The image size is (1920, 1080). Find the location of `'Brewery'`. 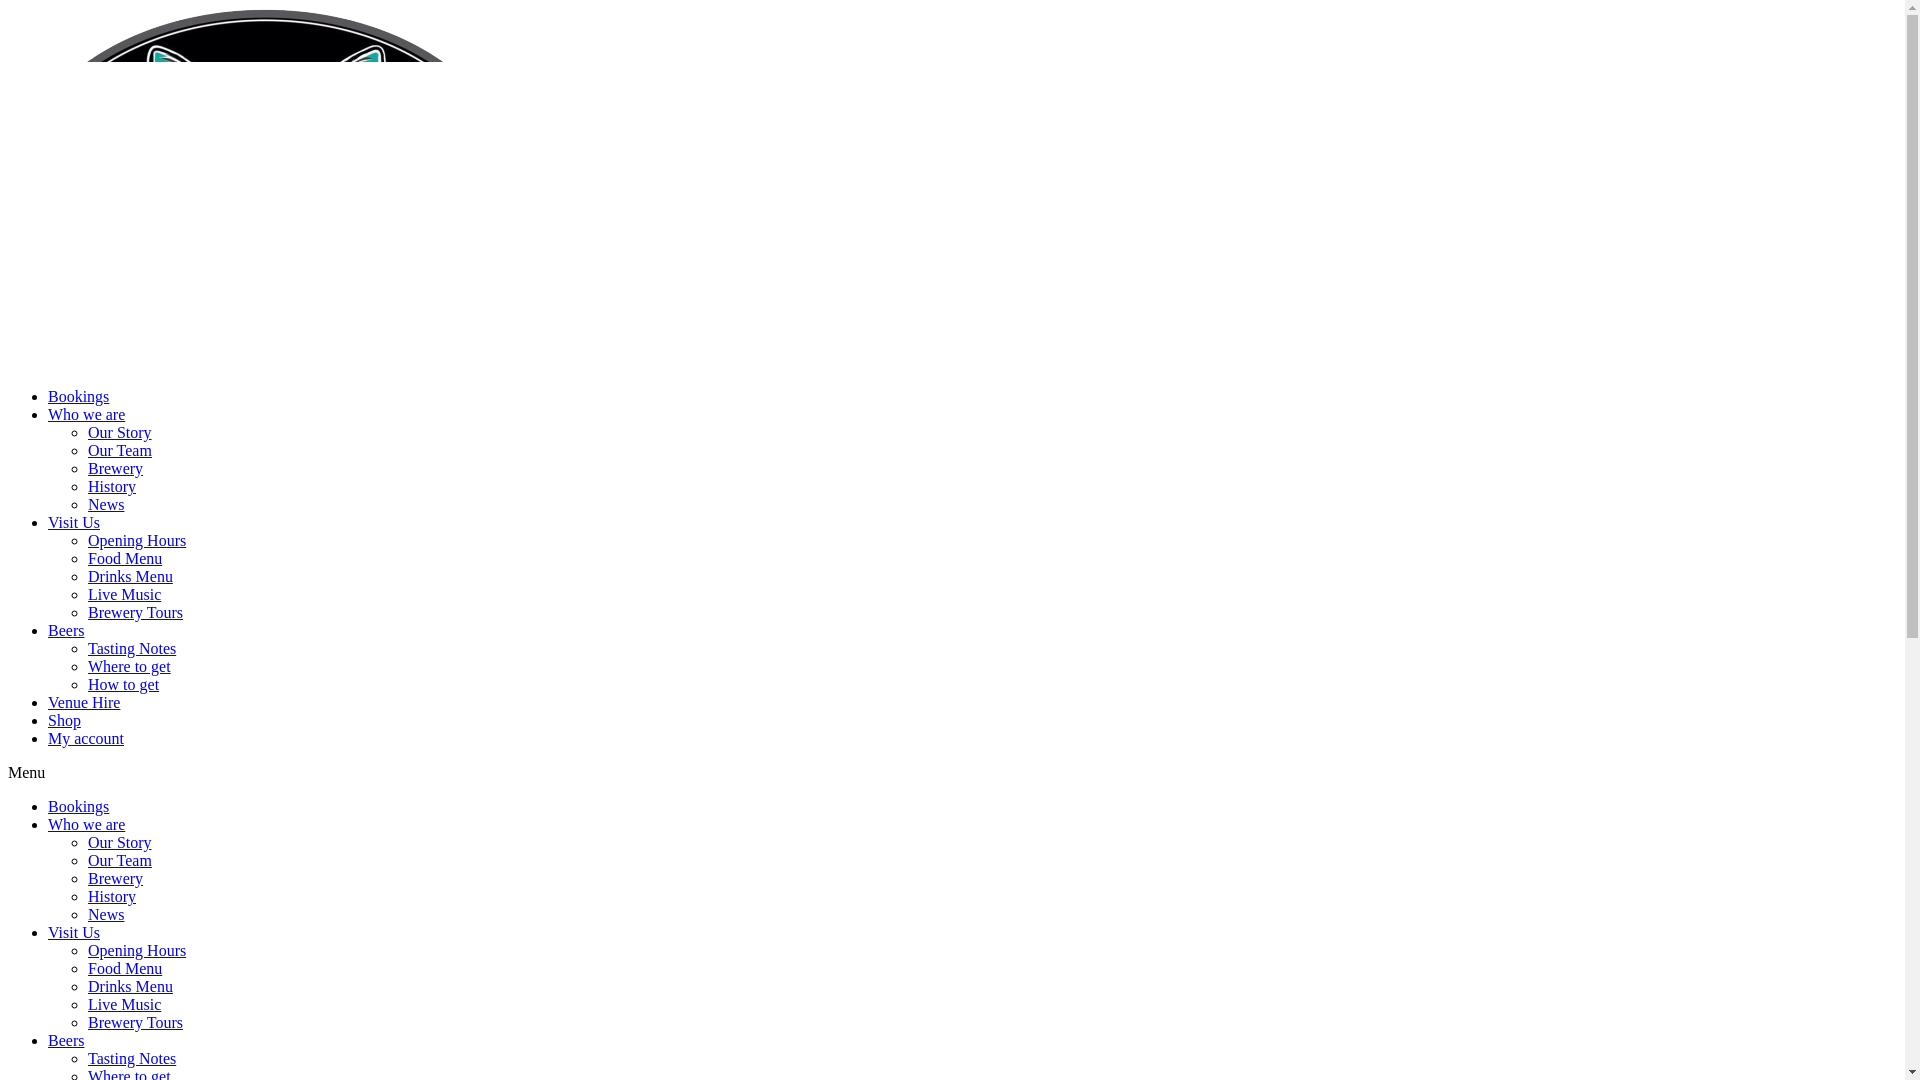

'Brewery' is located at coordinates (86, 468).